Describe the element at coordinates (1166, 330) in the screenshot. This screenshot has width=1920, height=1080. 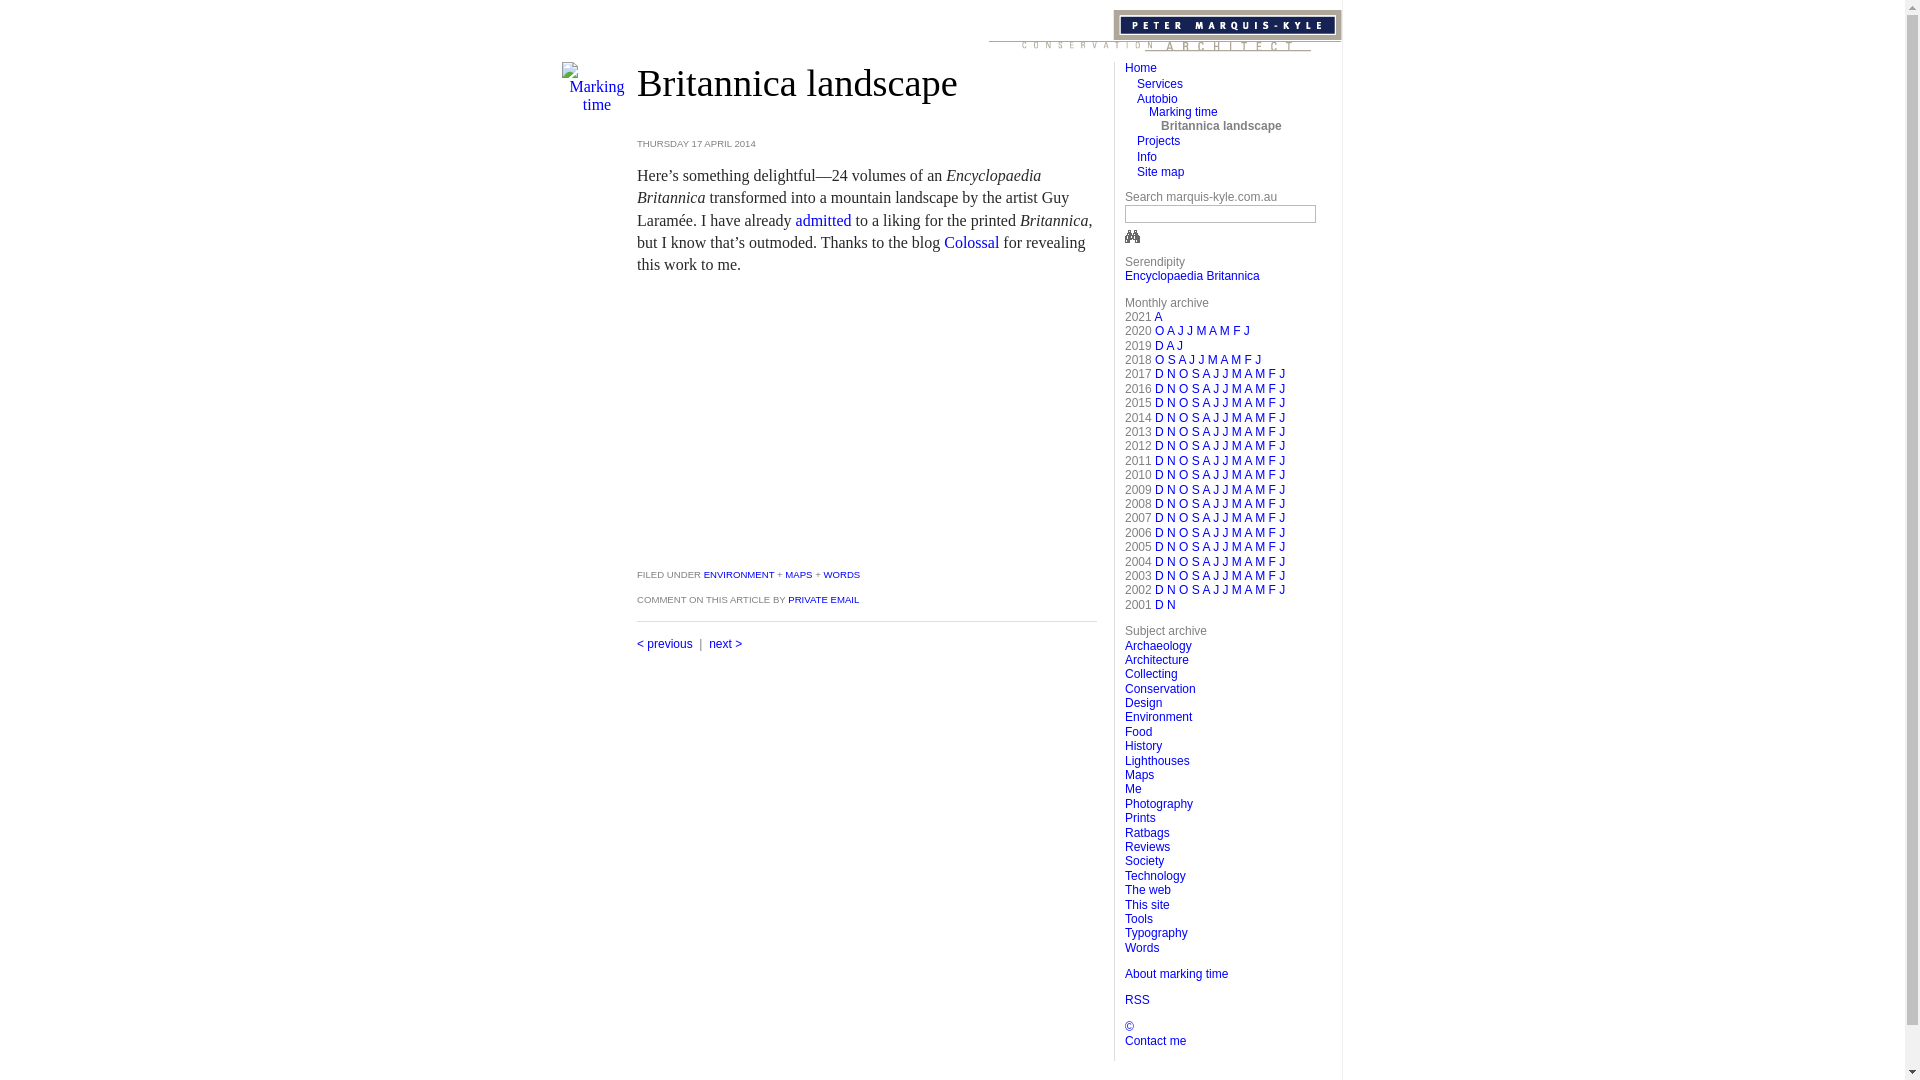
I see `'A'` at that location.